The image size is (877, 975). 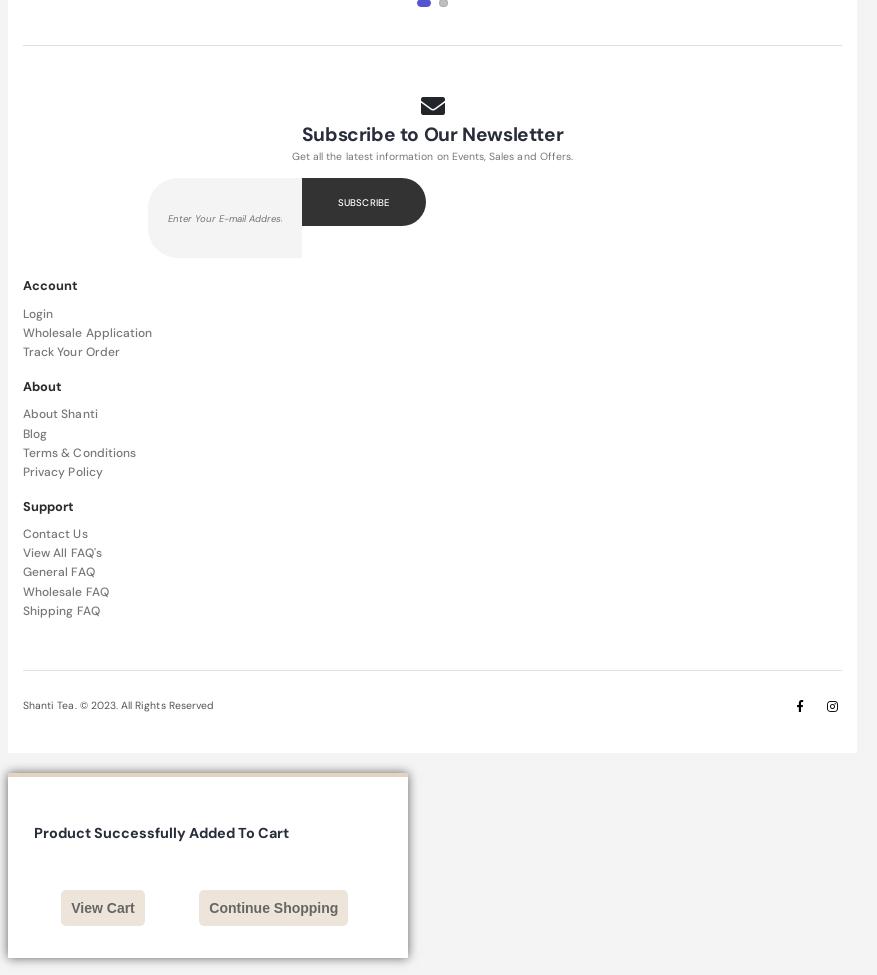 I want to click on 'About', so click(x=41, y=384).